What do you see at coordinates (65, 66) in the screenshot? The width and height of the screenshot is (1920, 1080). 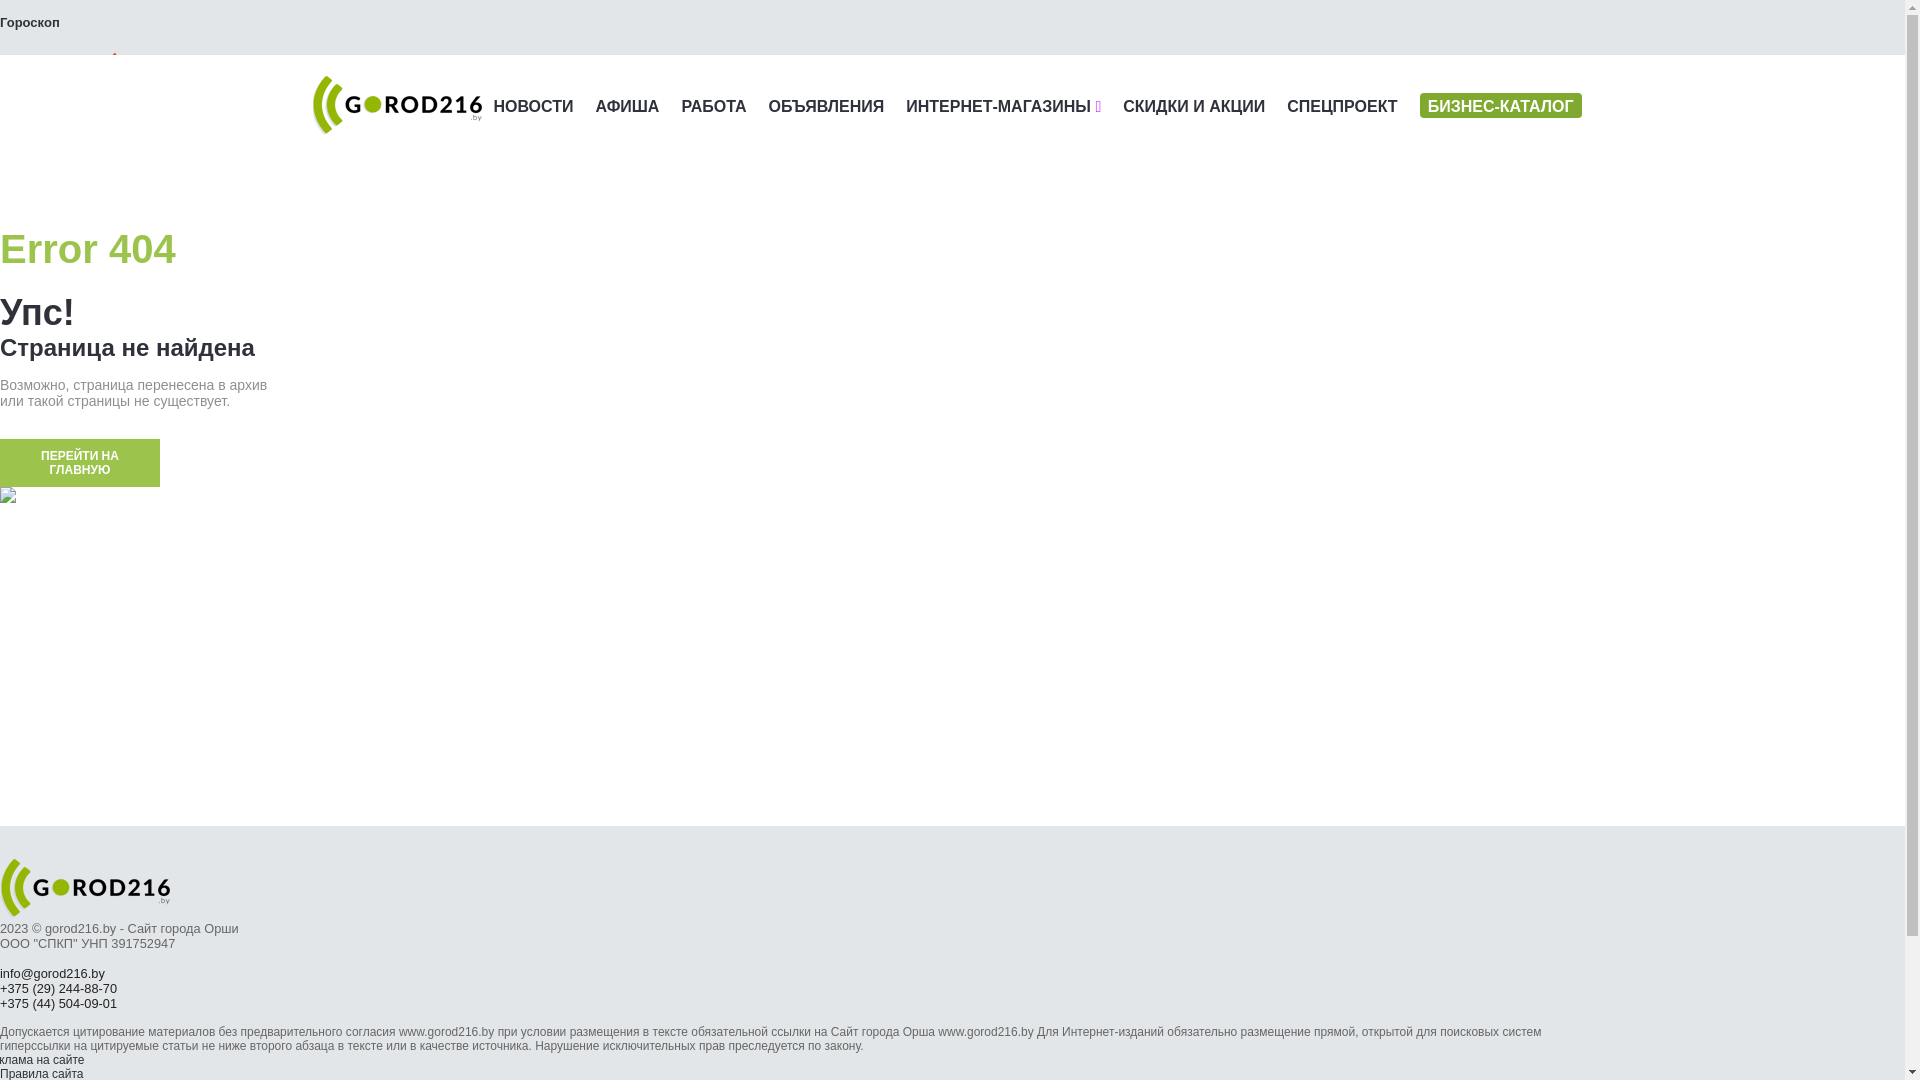 I see `'  '` at bounding box center [65, 66].